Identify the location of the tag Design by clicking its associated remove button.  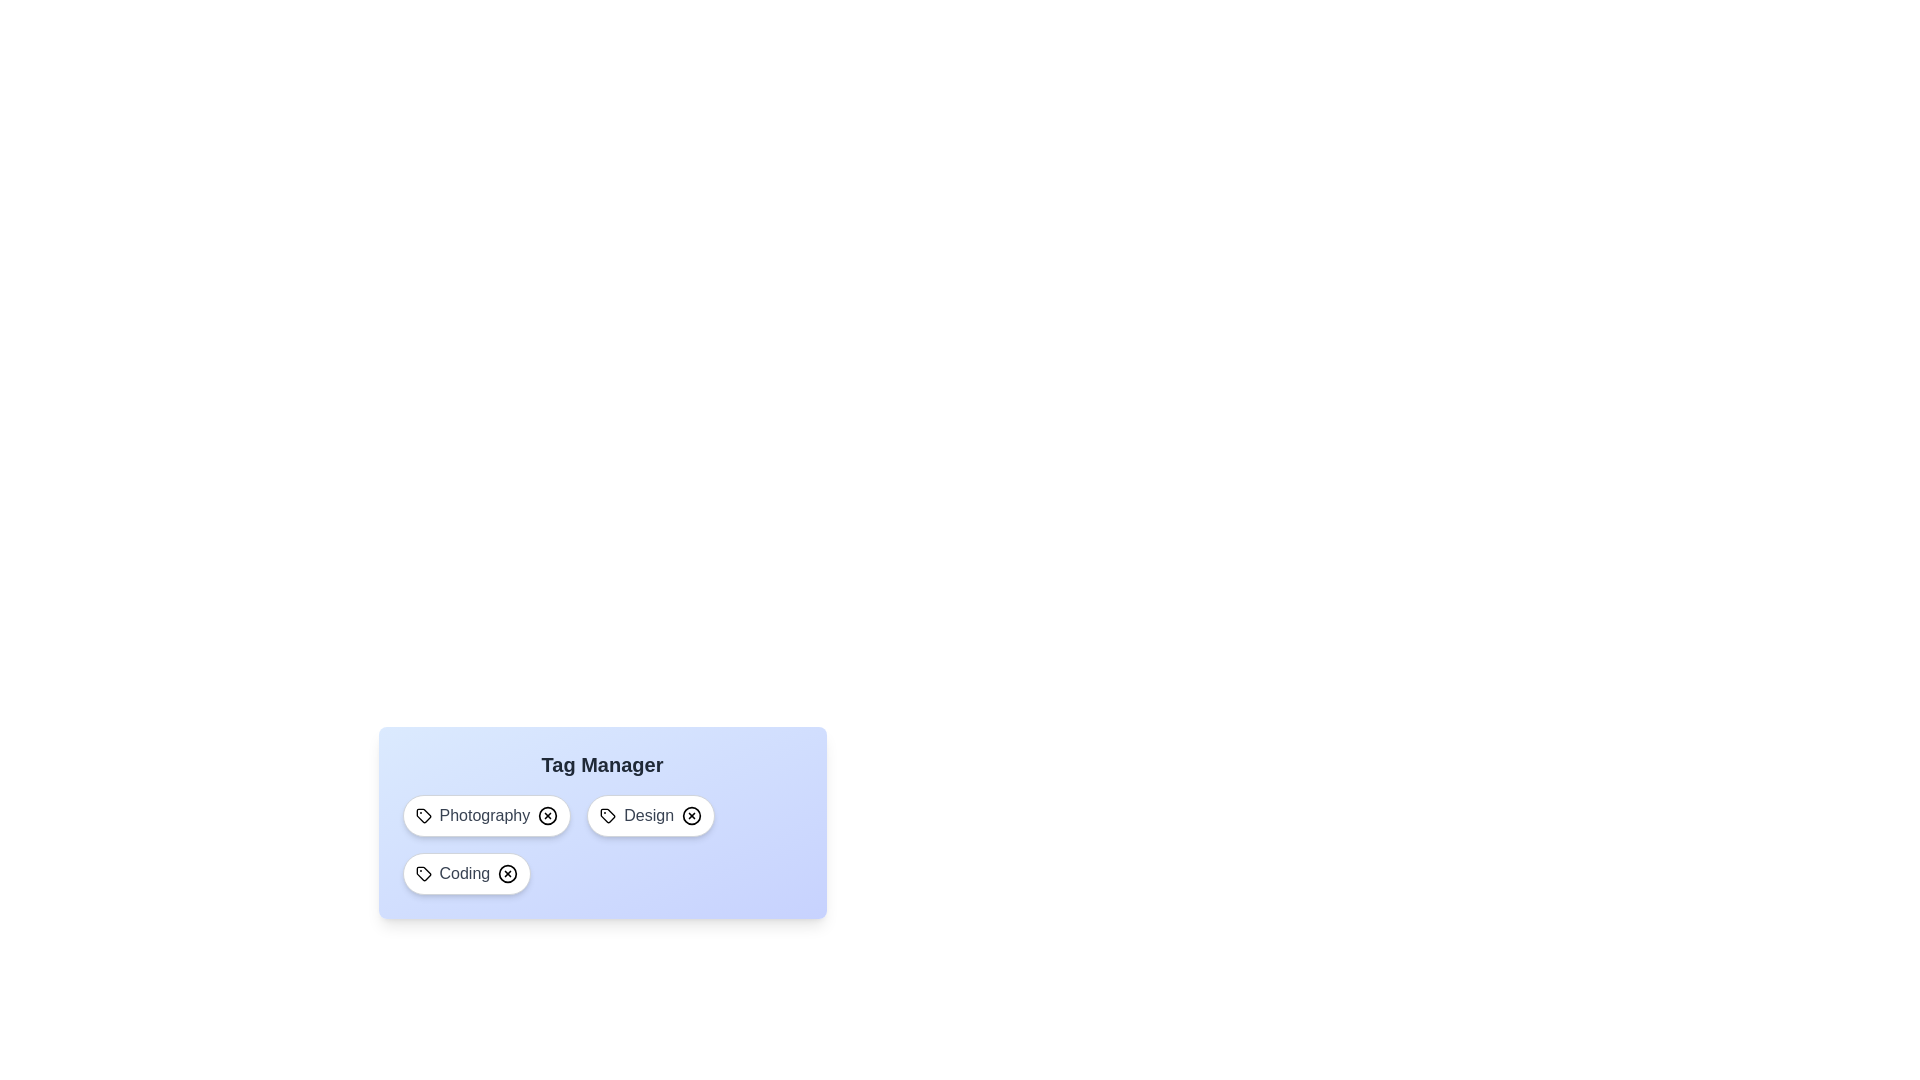
(691, 816).